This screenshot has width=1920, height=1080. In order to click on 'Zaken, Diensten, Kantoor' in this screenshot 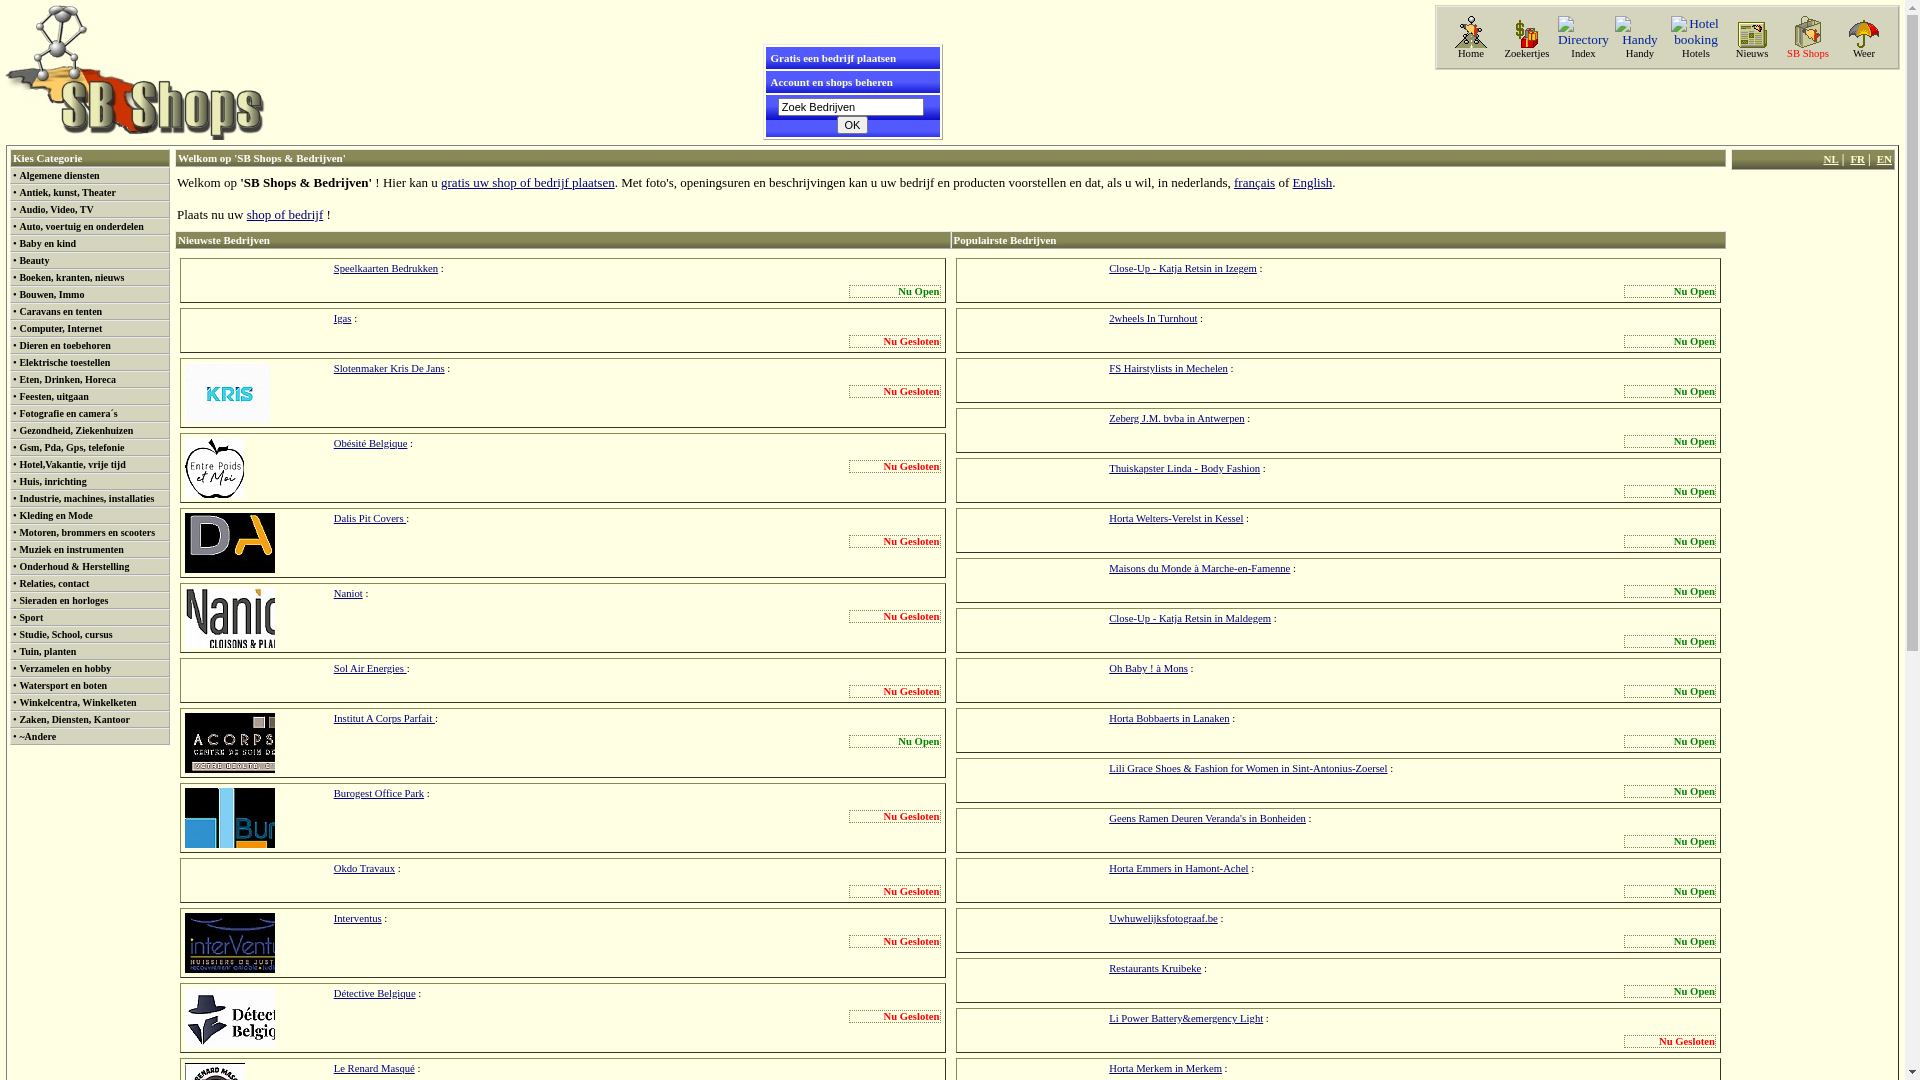, I will do `click(74, 718)`.